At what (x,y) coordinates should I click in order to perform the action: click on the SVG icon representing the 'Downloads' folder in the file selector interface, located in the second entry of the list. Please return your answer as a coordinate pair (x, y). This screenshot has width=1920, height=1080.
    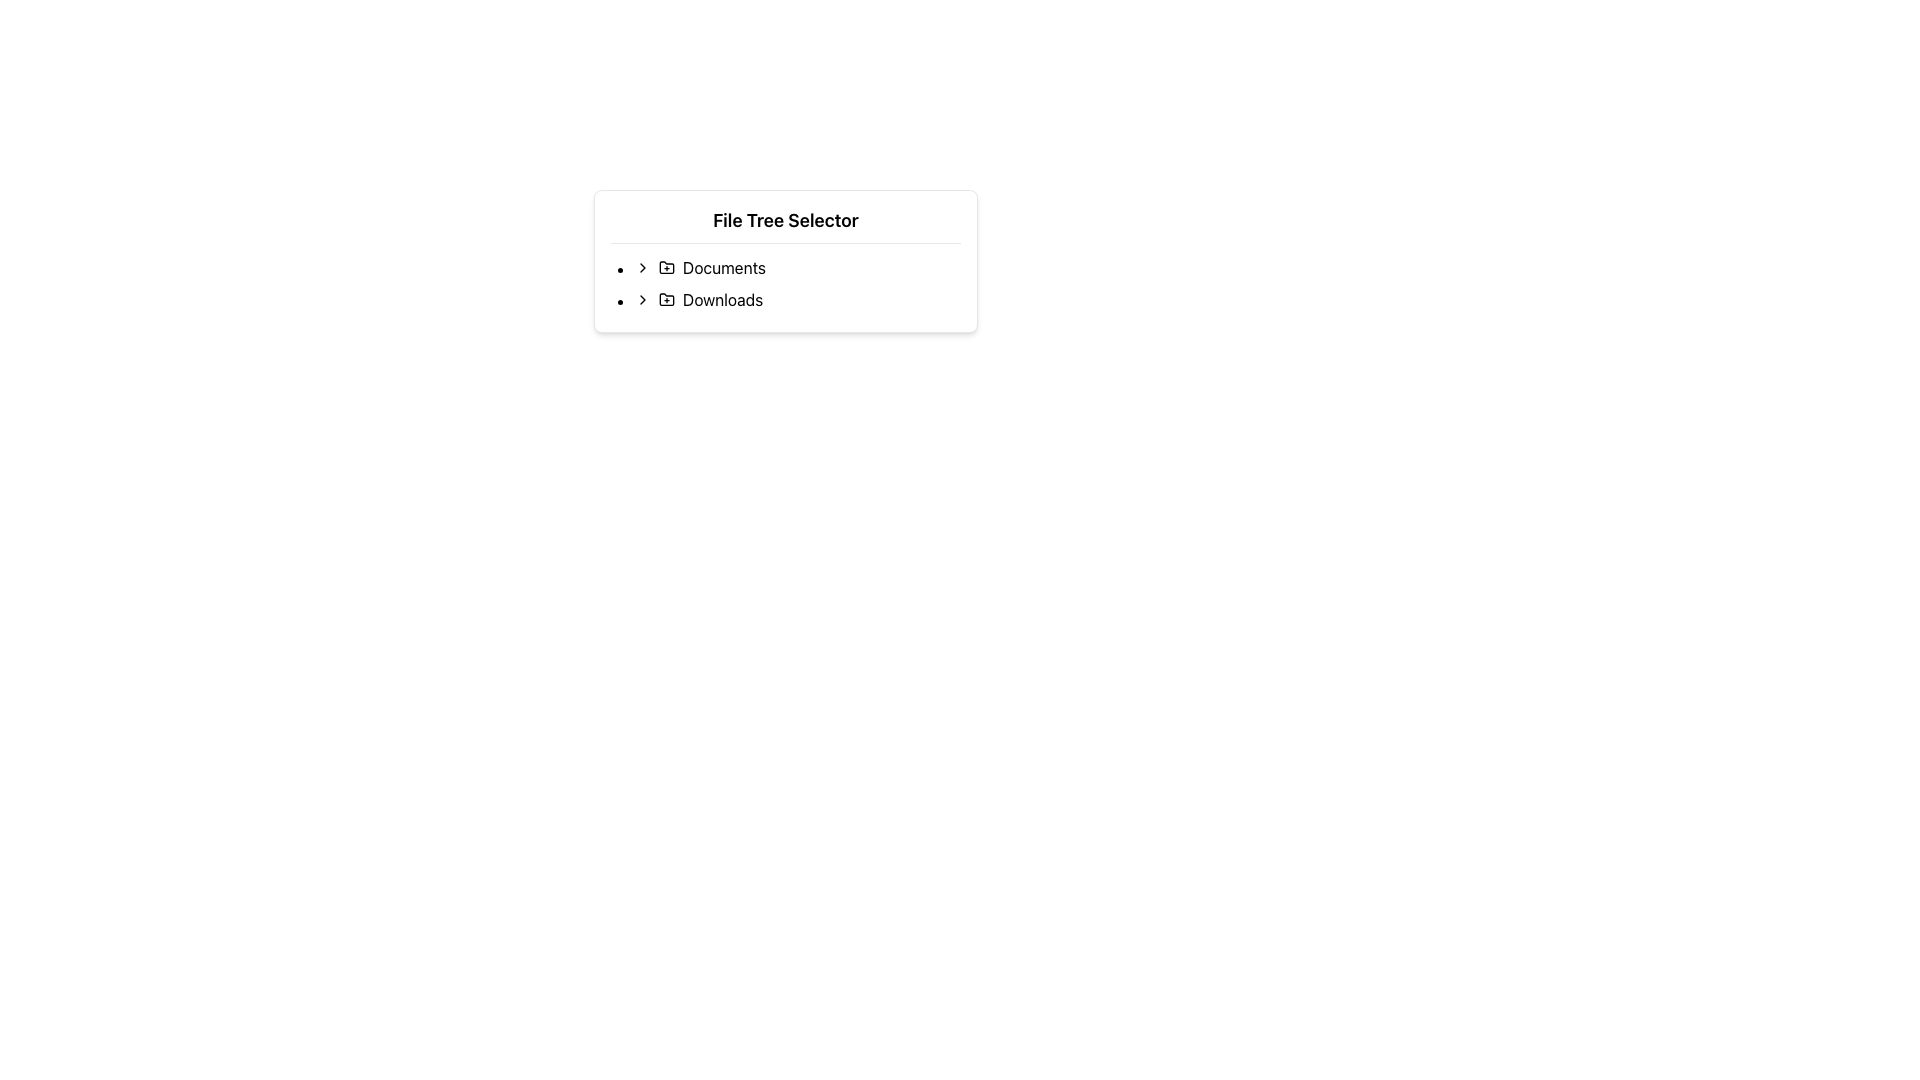
    Looking at the image, I should click on (667, 299).